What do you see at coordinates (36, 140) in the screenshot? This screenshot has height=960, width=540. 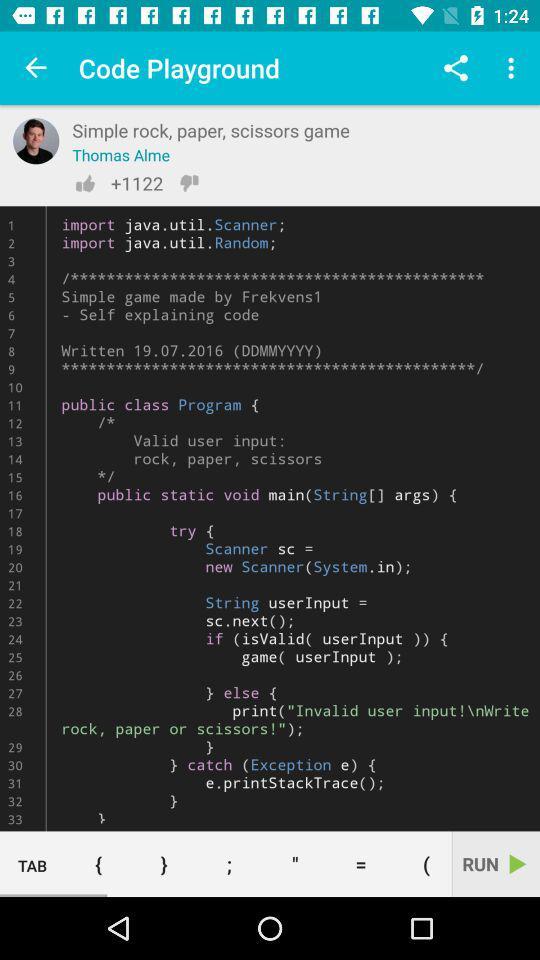 I see `user account` at bounding box center [36, 140].